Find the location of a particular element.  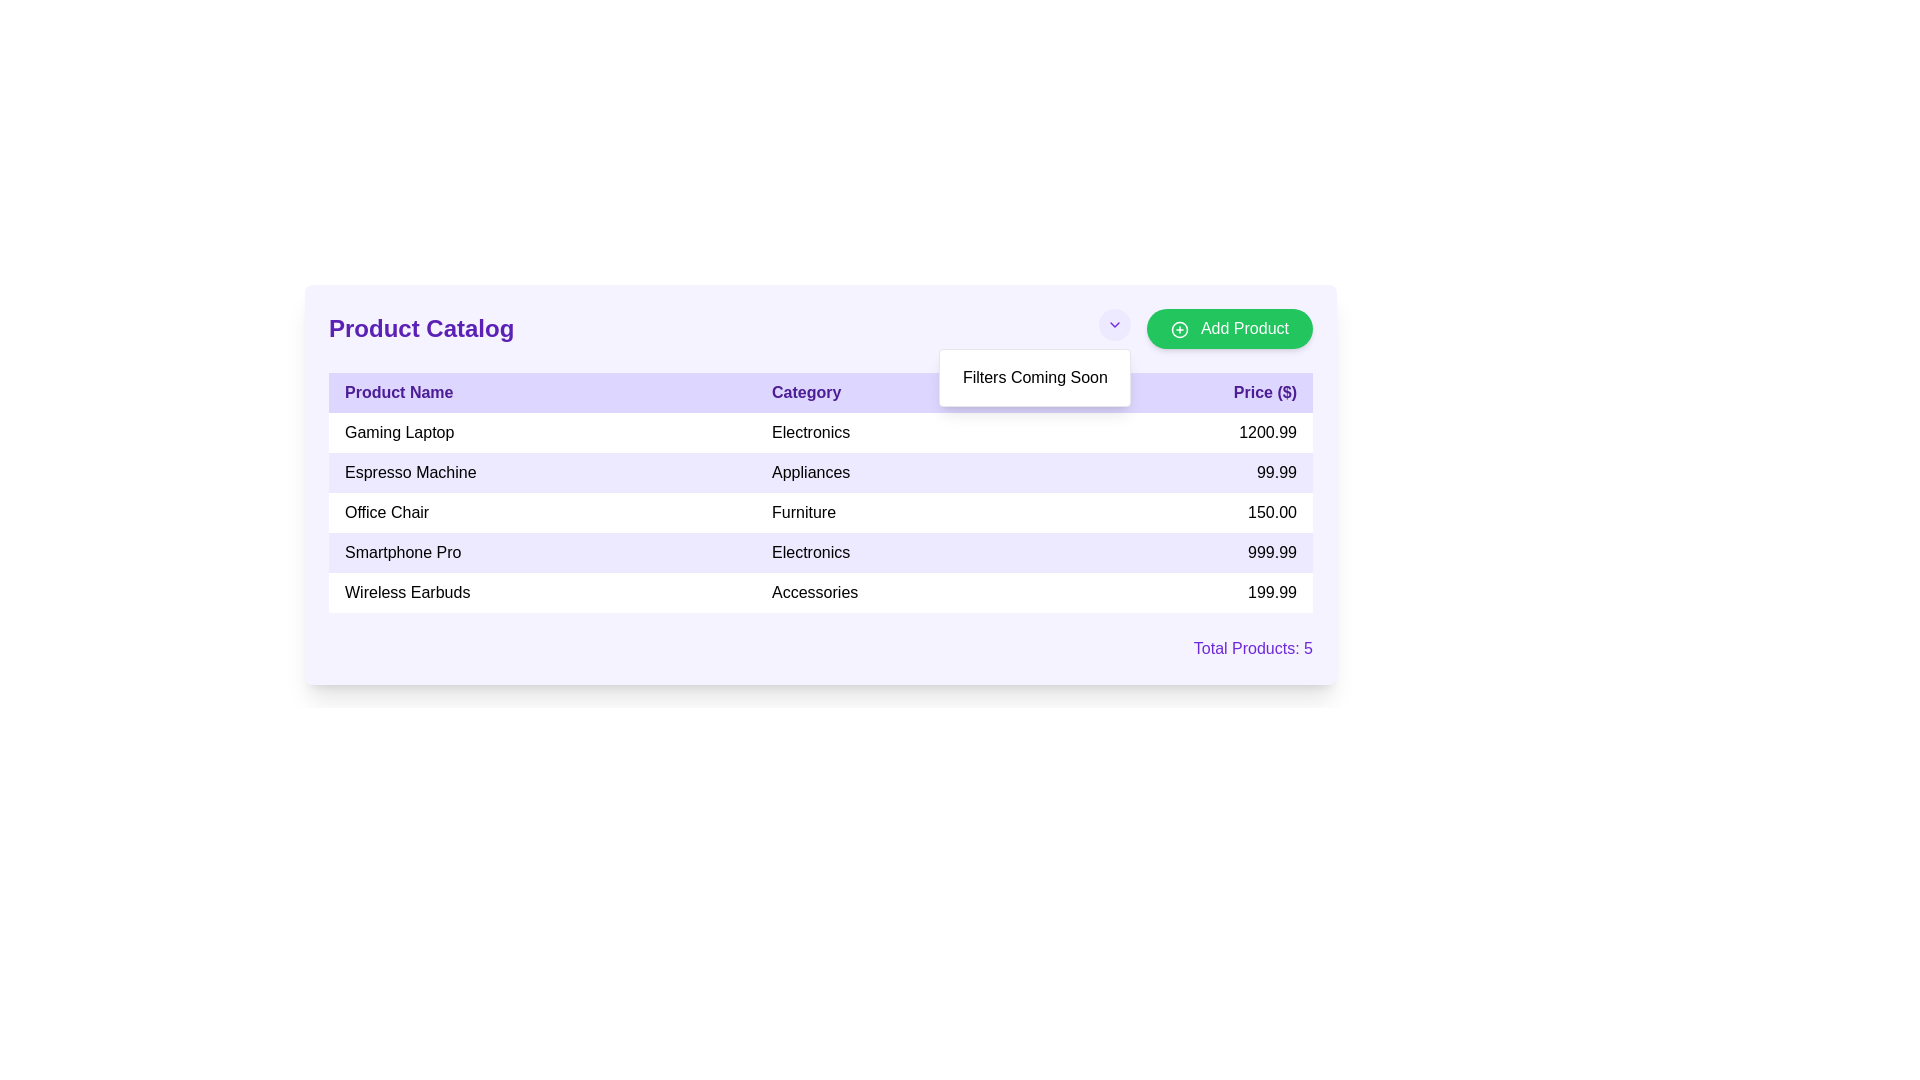

the circular 'Add Product' icon with a plus sign in the middle, which is located to the left of the 'Add Product' button in the top-right corner of the purple-bordered section of the product catalog is located at coordinates (1180, 328).